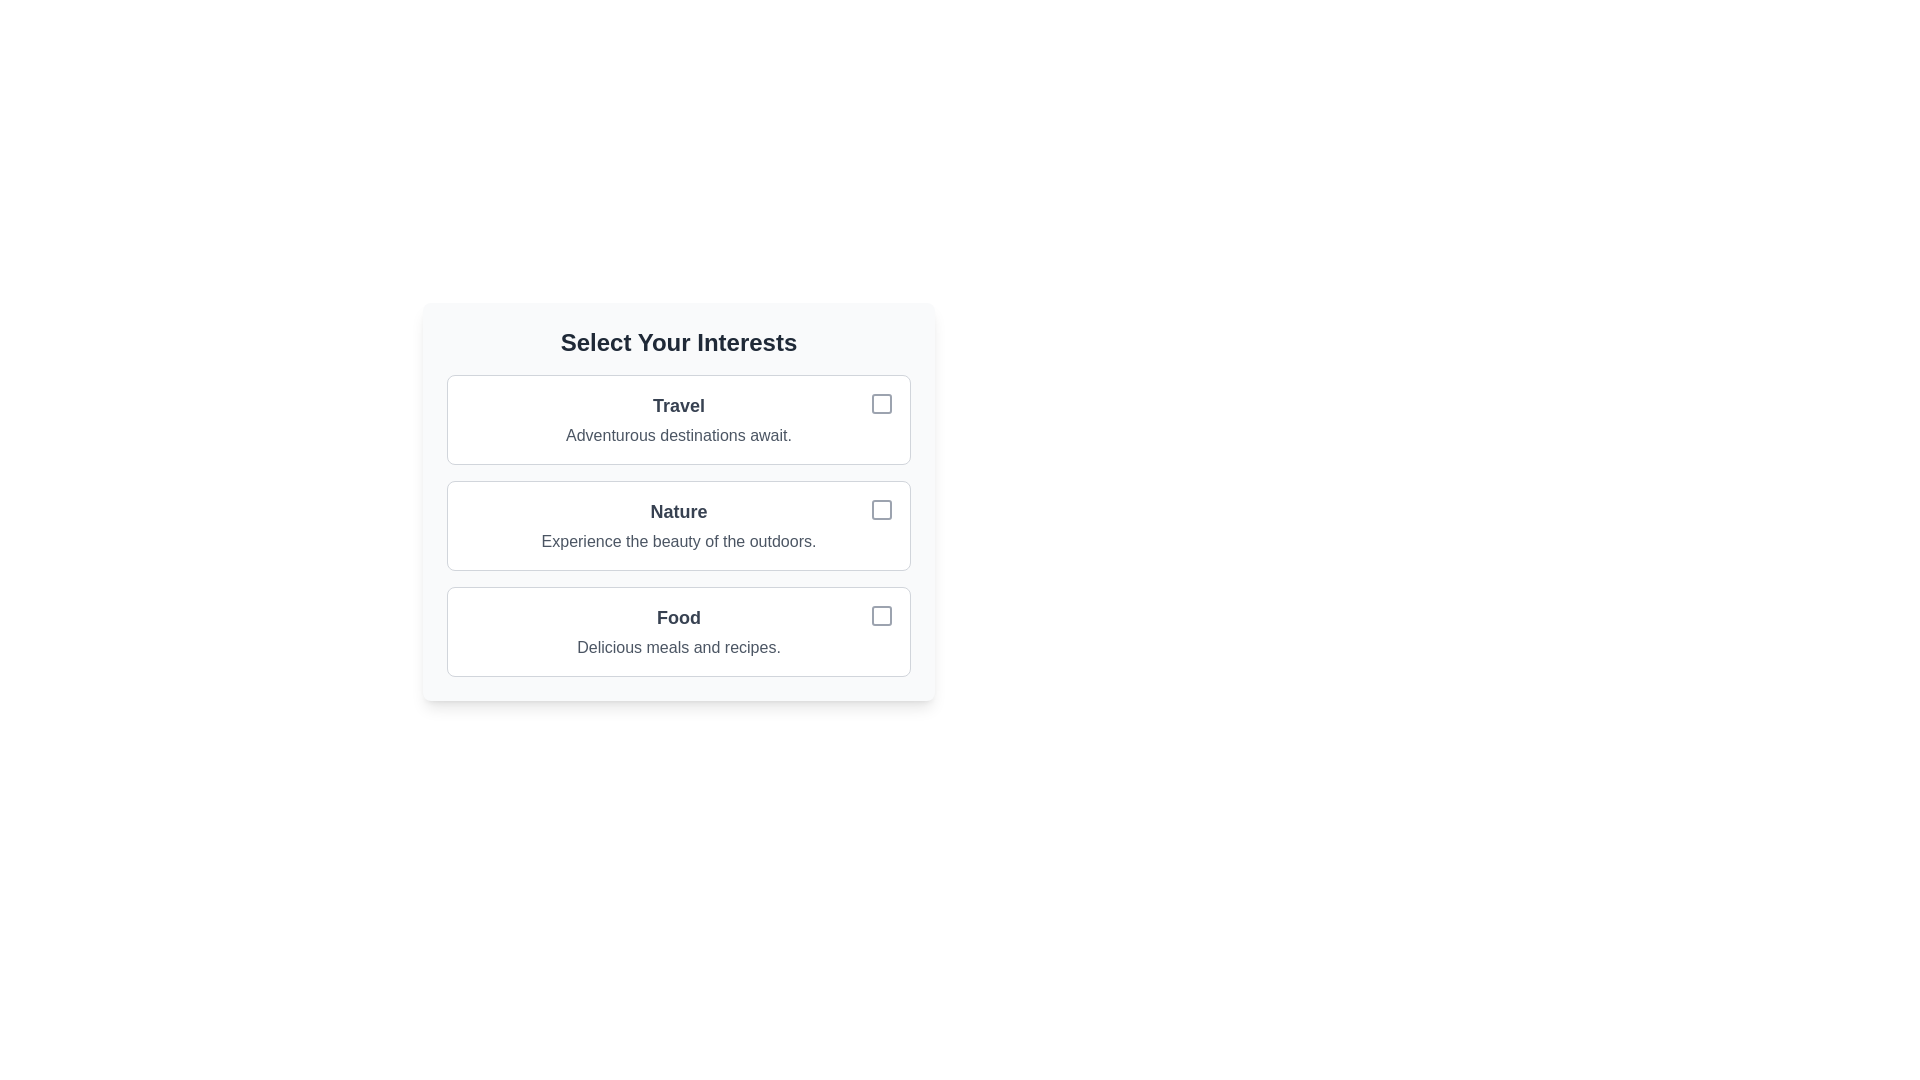  What do you see at coordinates (881, 404) in the screenshot?
I see `the checkbox selection indicator located at the top right corner of the 'Travel' item in the list` at bounding box center [881, 404].